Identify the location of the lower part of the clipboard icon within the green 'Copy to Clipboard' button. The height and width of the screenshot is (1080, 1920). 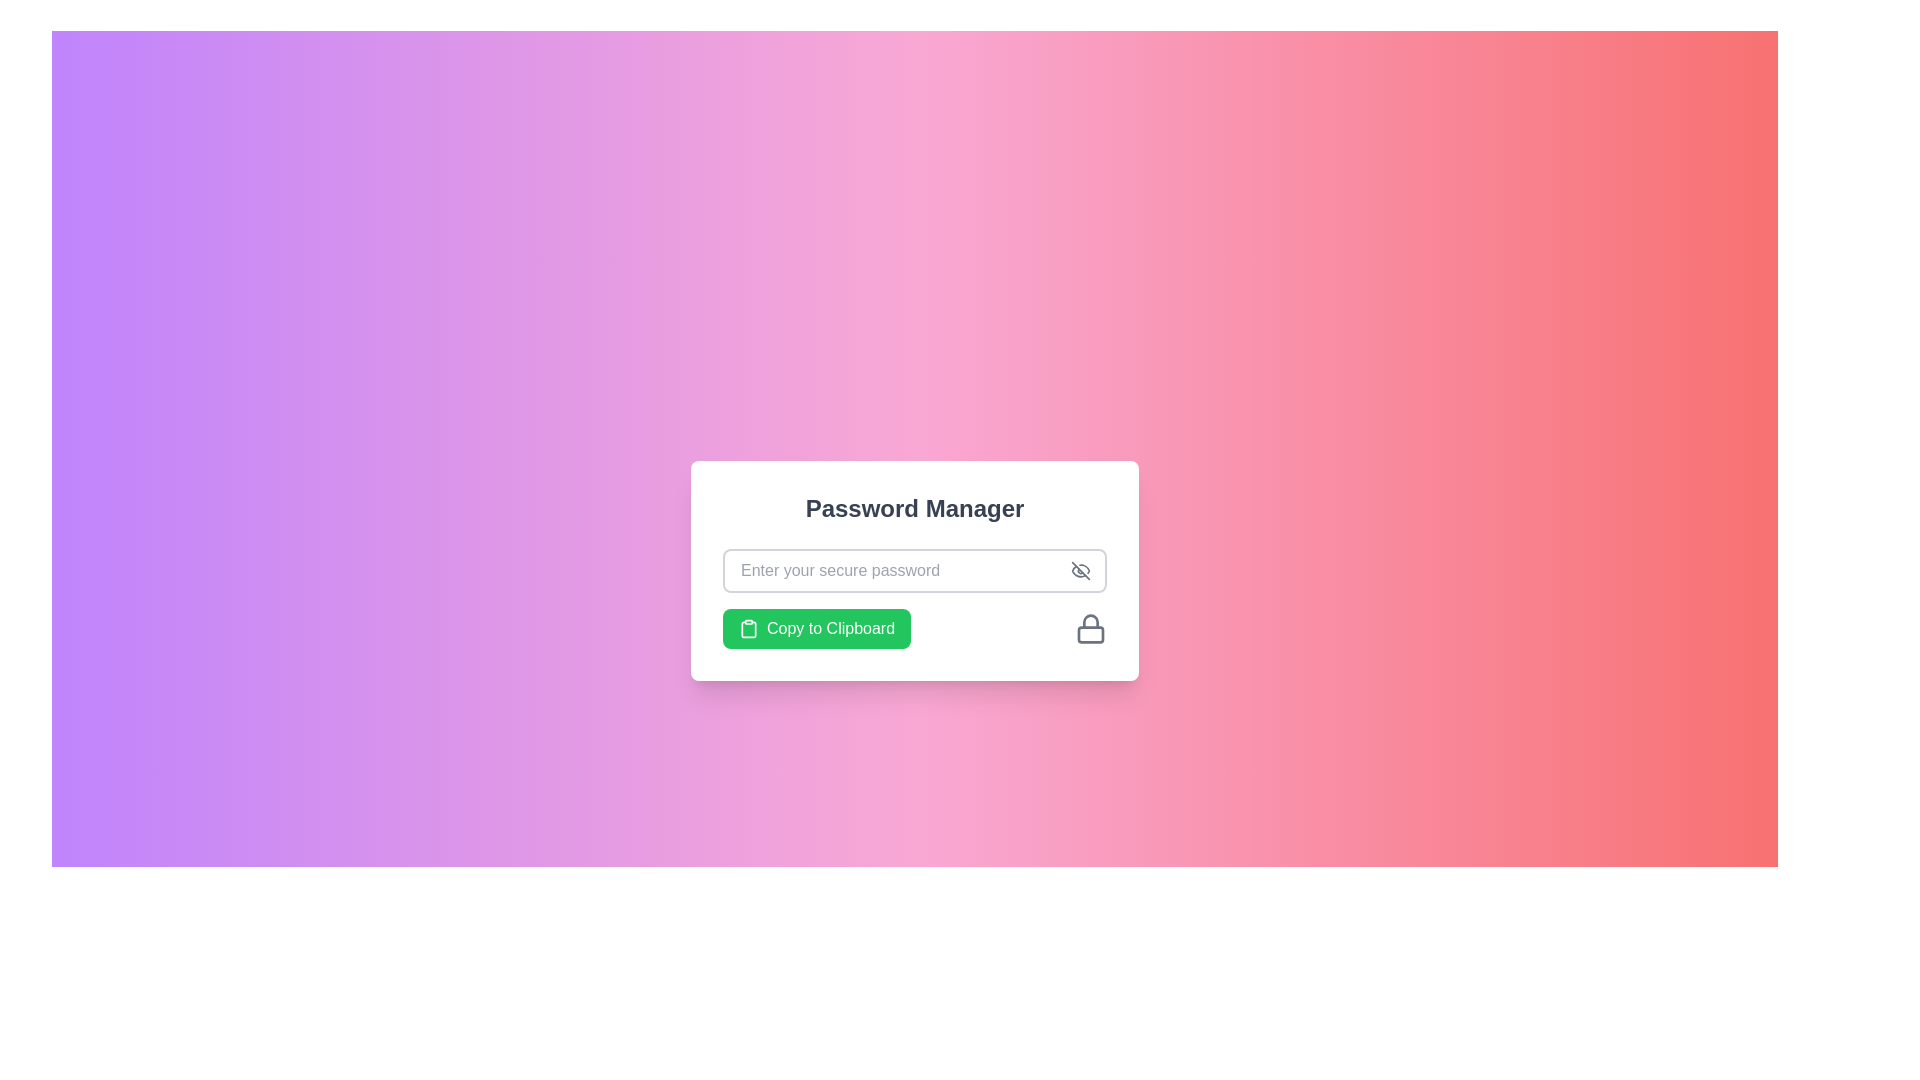
(747, 627).